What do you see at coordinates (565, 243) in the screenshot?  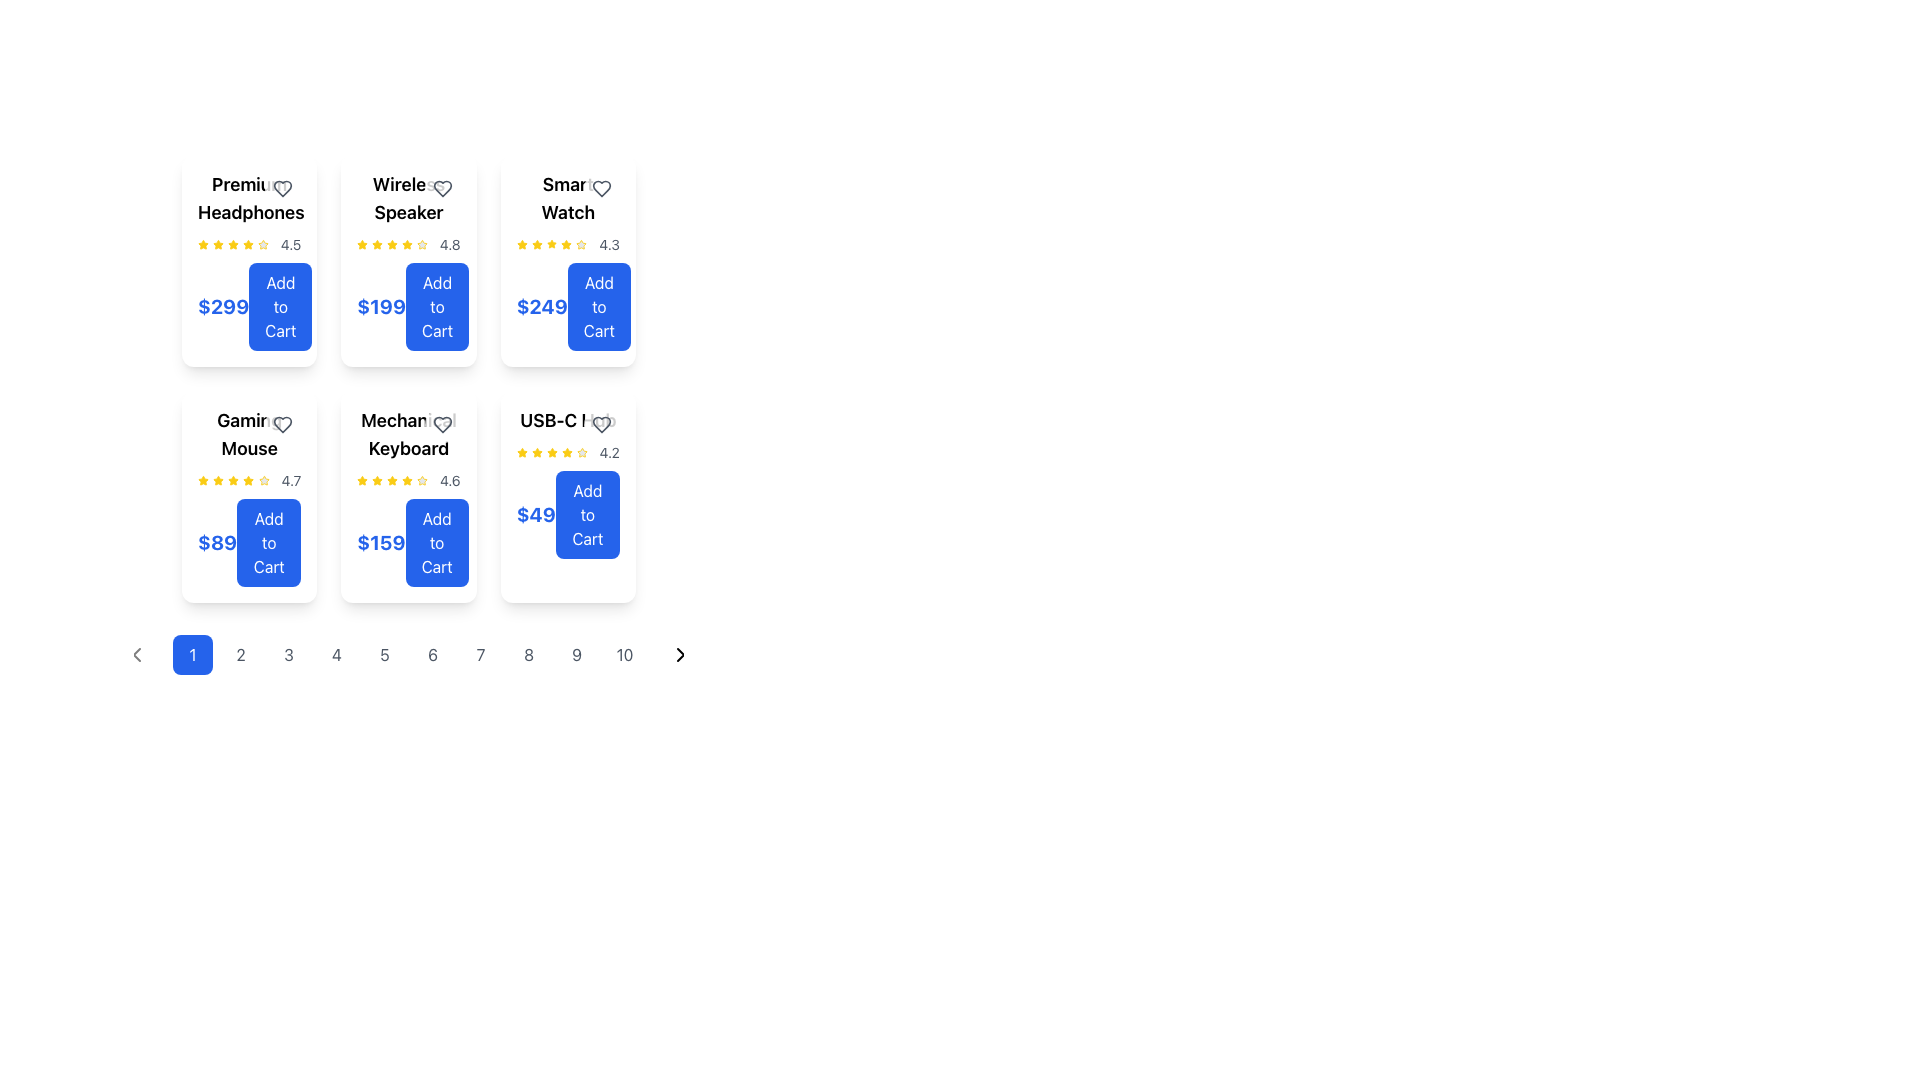 I see `the second star in the third row's rating display for the product 'Smart Watch', which serves as a visual representation in the rating system` at bounding box center [565, 243].